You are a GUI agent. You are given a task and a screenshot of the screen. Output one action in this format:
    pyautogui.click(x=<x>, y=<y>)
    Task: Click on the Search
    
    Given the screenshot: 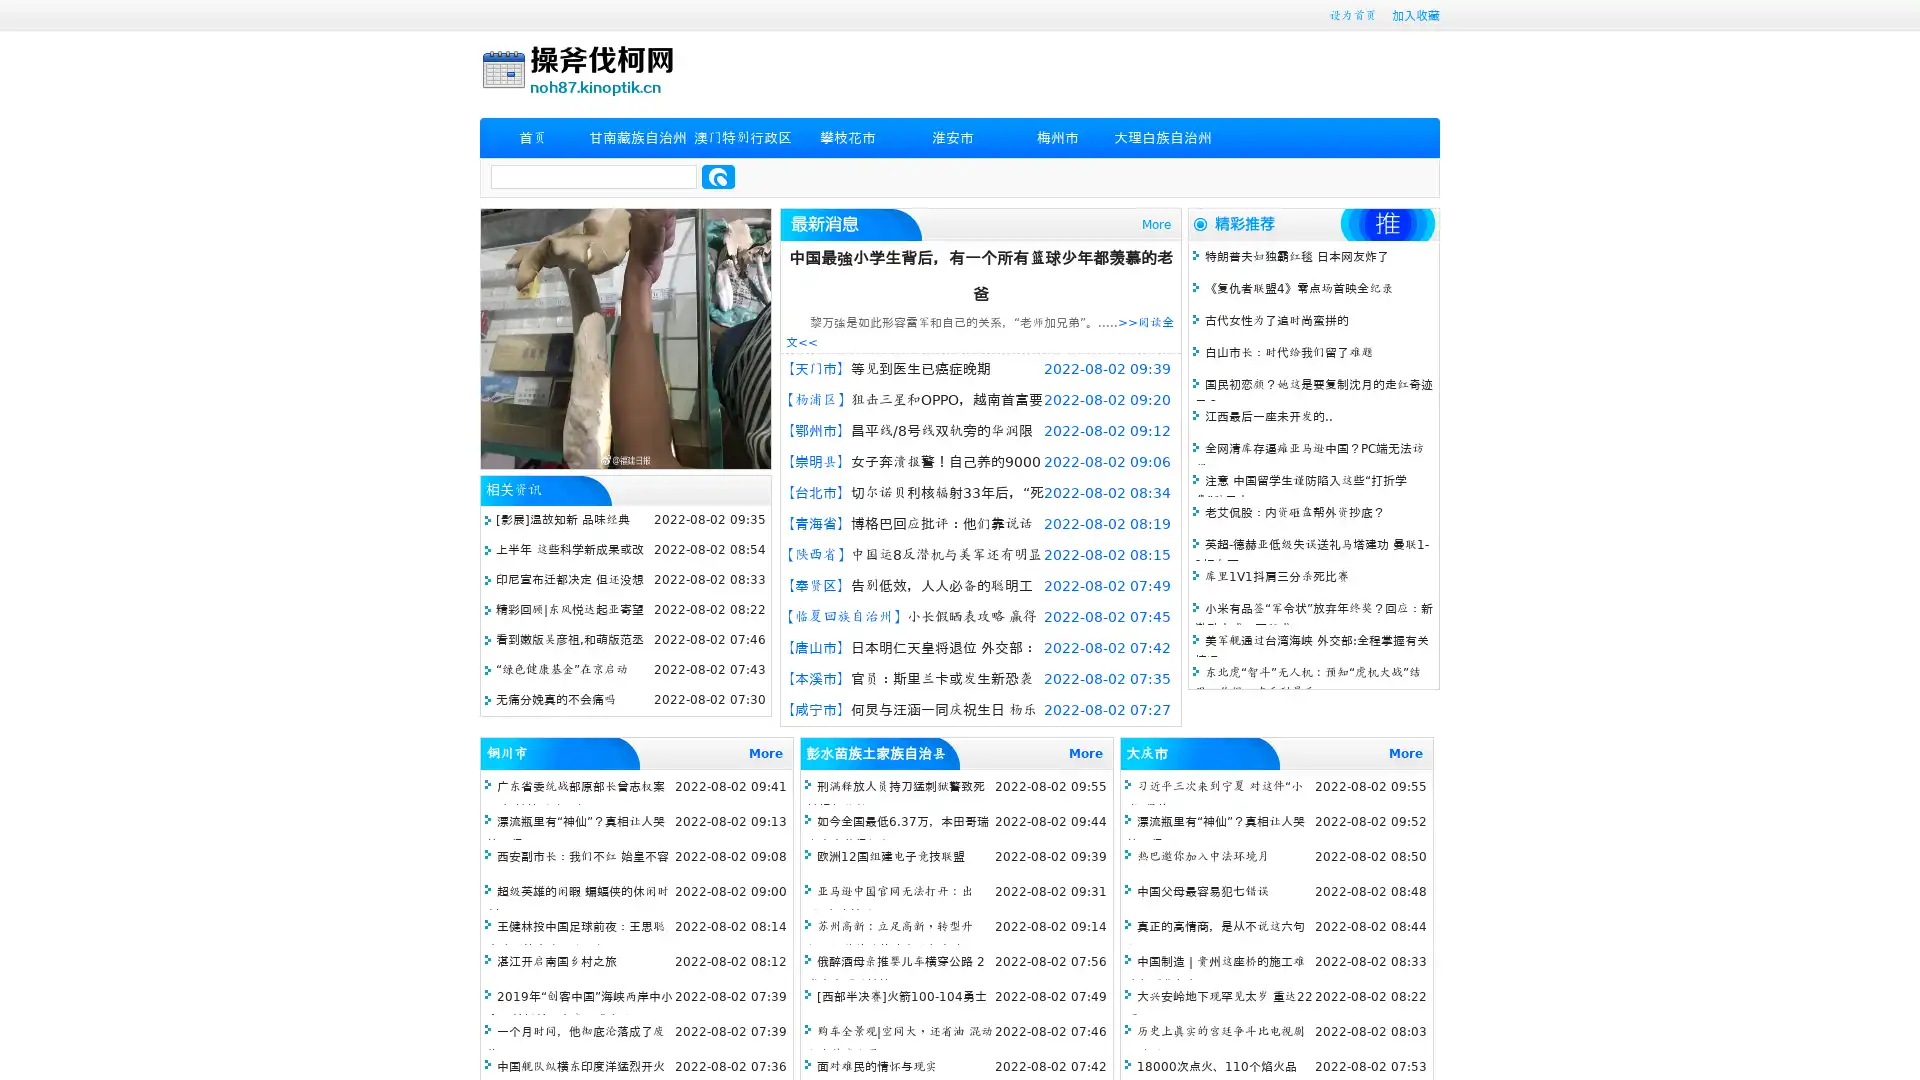 What is the action you would take?
    pyautogui.click(x=718, y=176)
    